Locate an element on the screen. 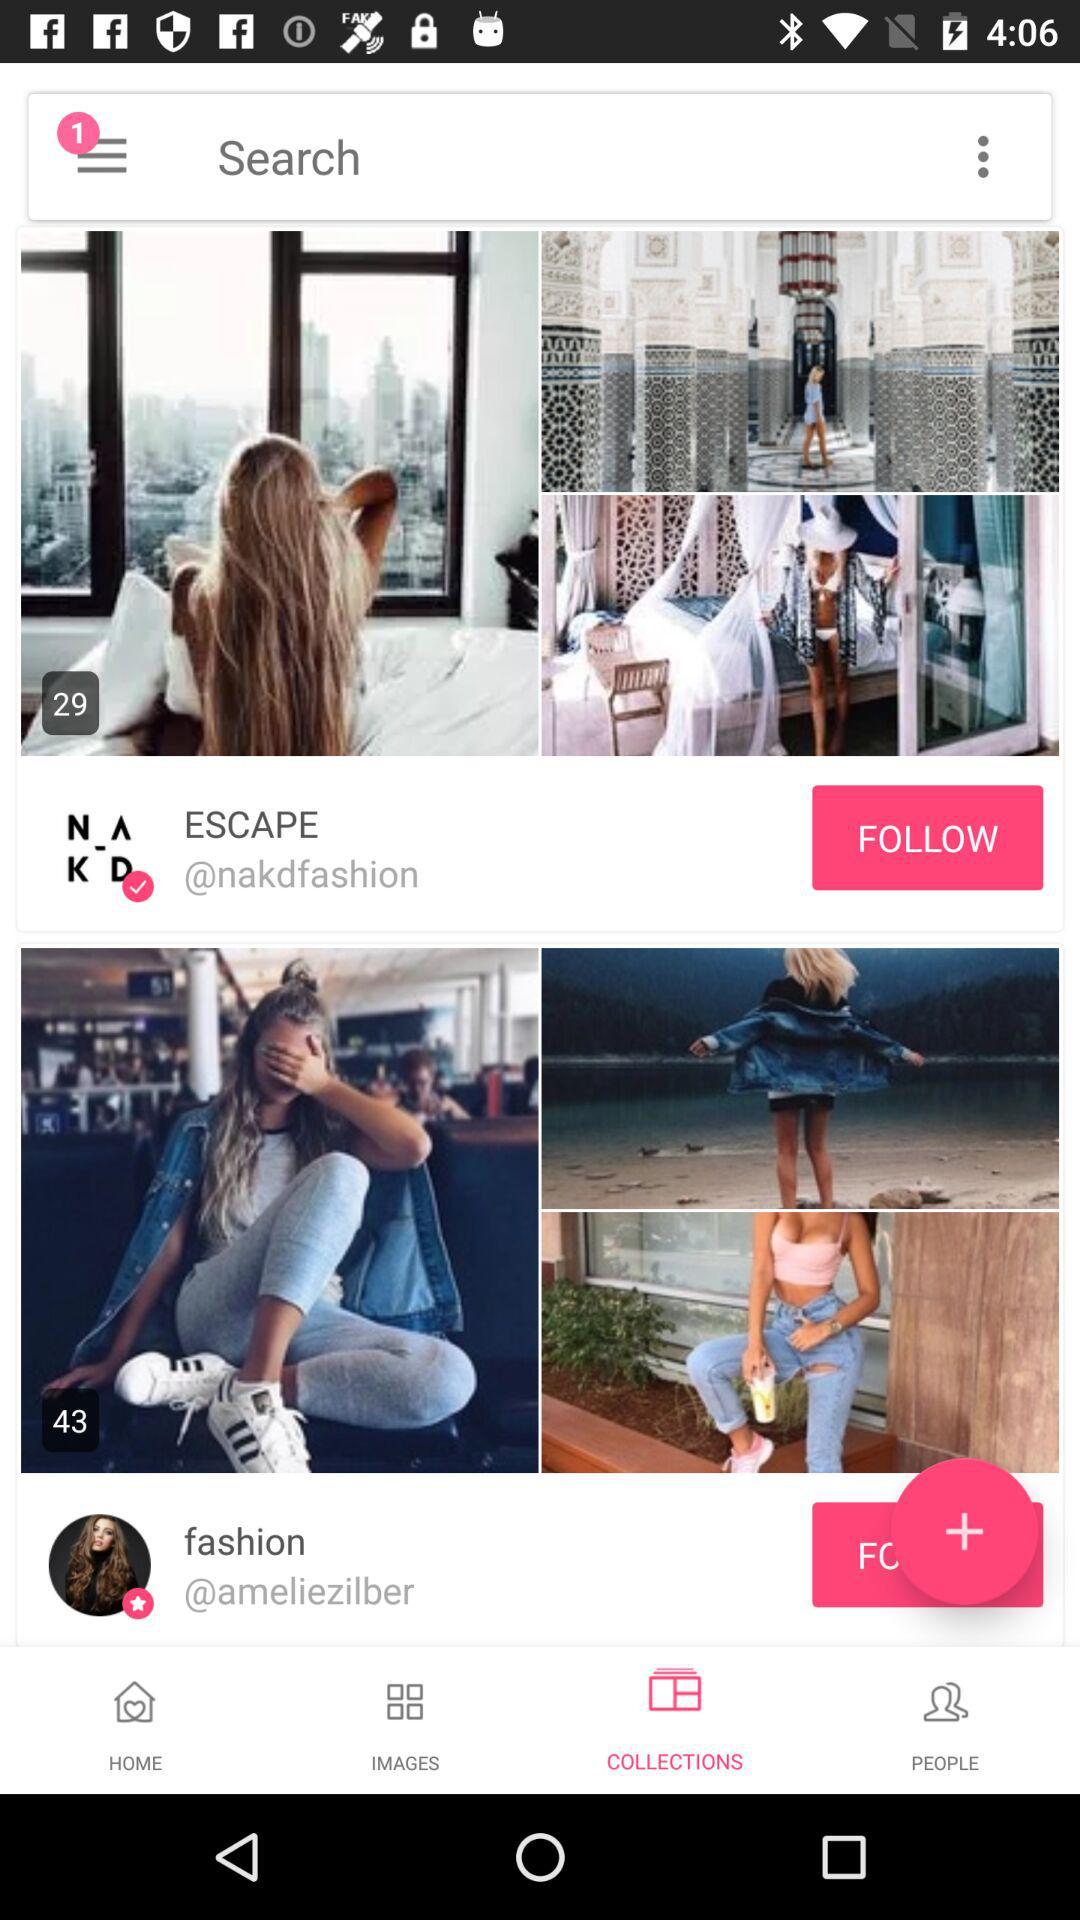 The width and height of the screenshot is (1080, 1920). menu is located at coordinates (101, 155).